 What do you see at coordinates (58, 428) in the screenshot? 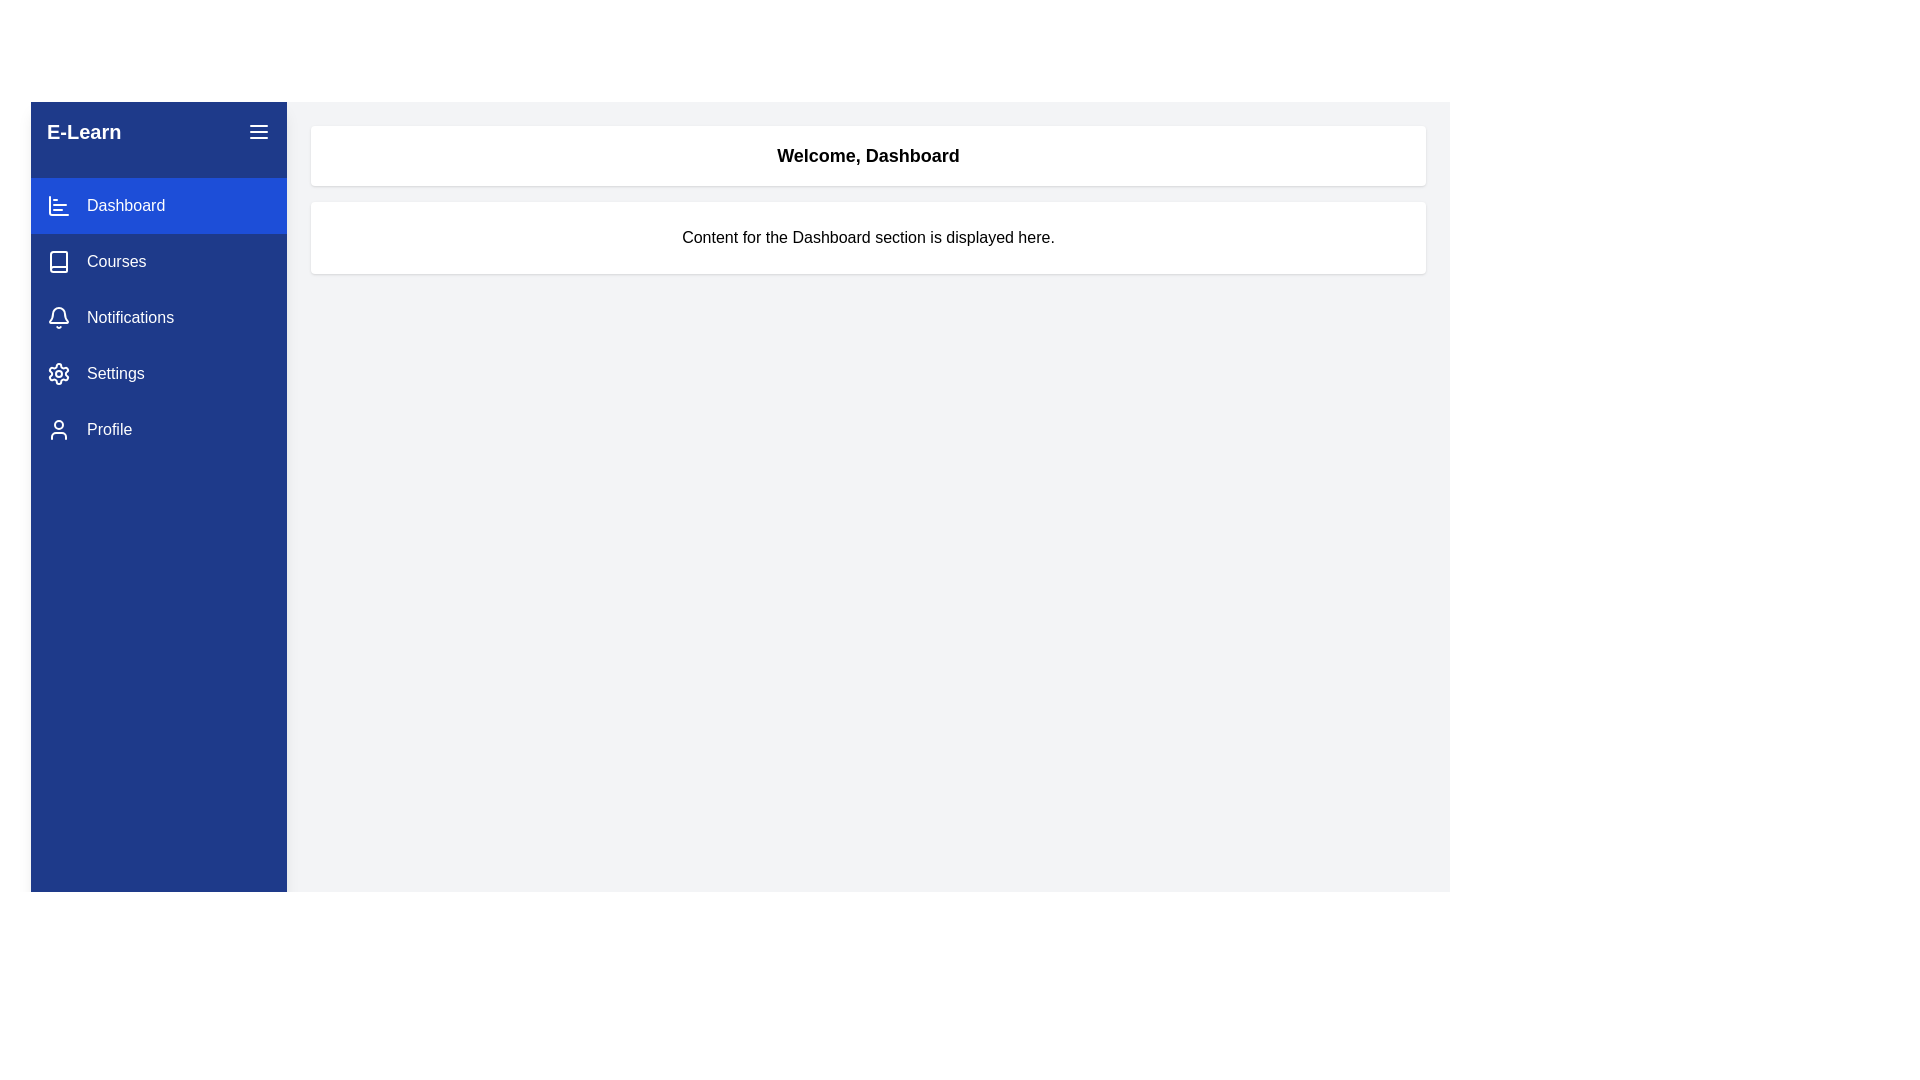
I see `the profile vector icon located in the sidebar navigation panel, to the left of the 'Profile' label` at bounding box center [58, 428].